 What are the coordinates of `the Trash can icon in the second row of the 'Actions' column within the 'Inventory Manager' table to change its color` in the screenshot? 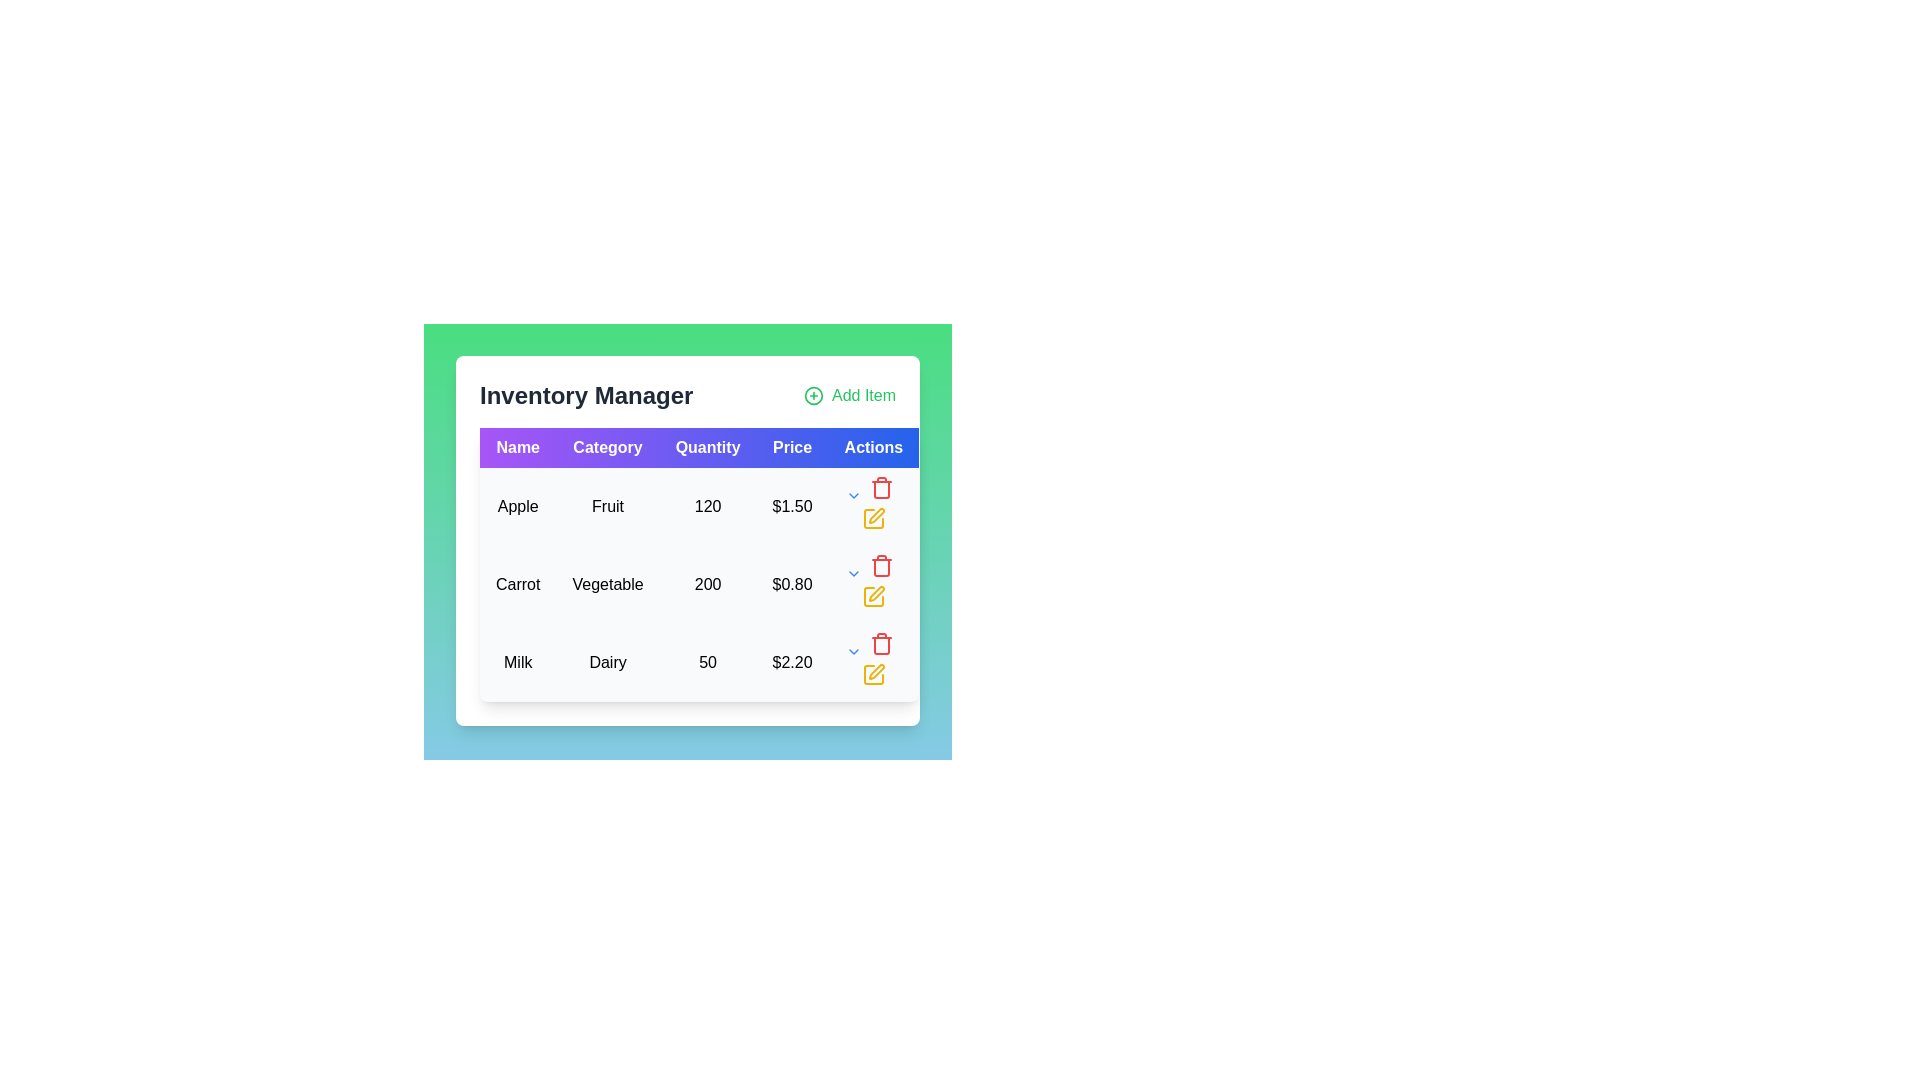 It's located at (880, 566).